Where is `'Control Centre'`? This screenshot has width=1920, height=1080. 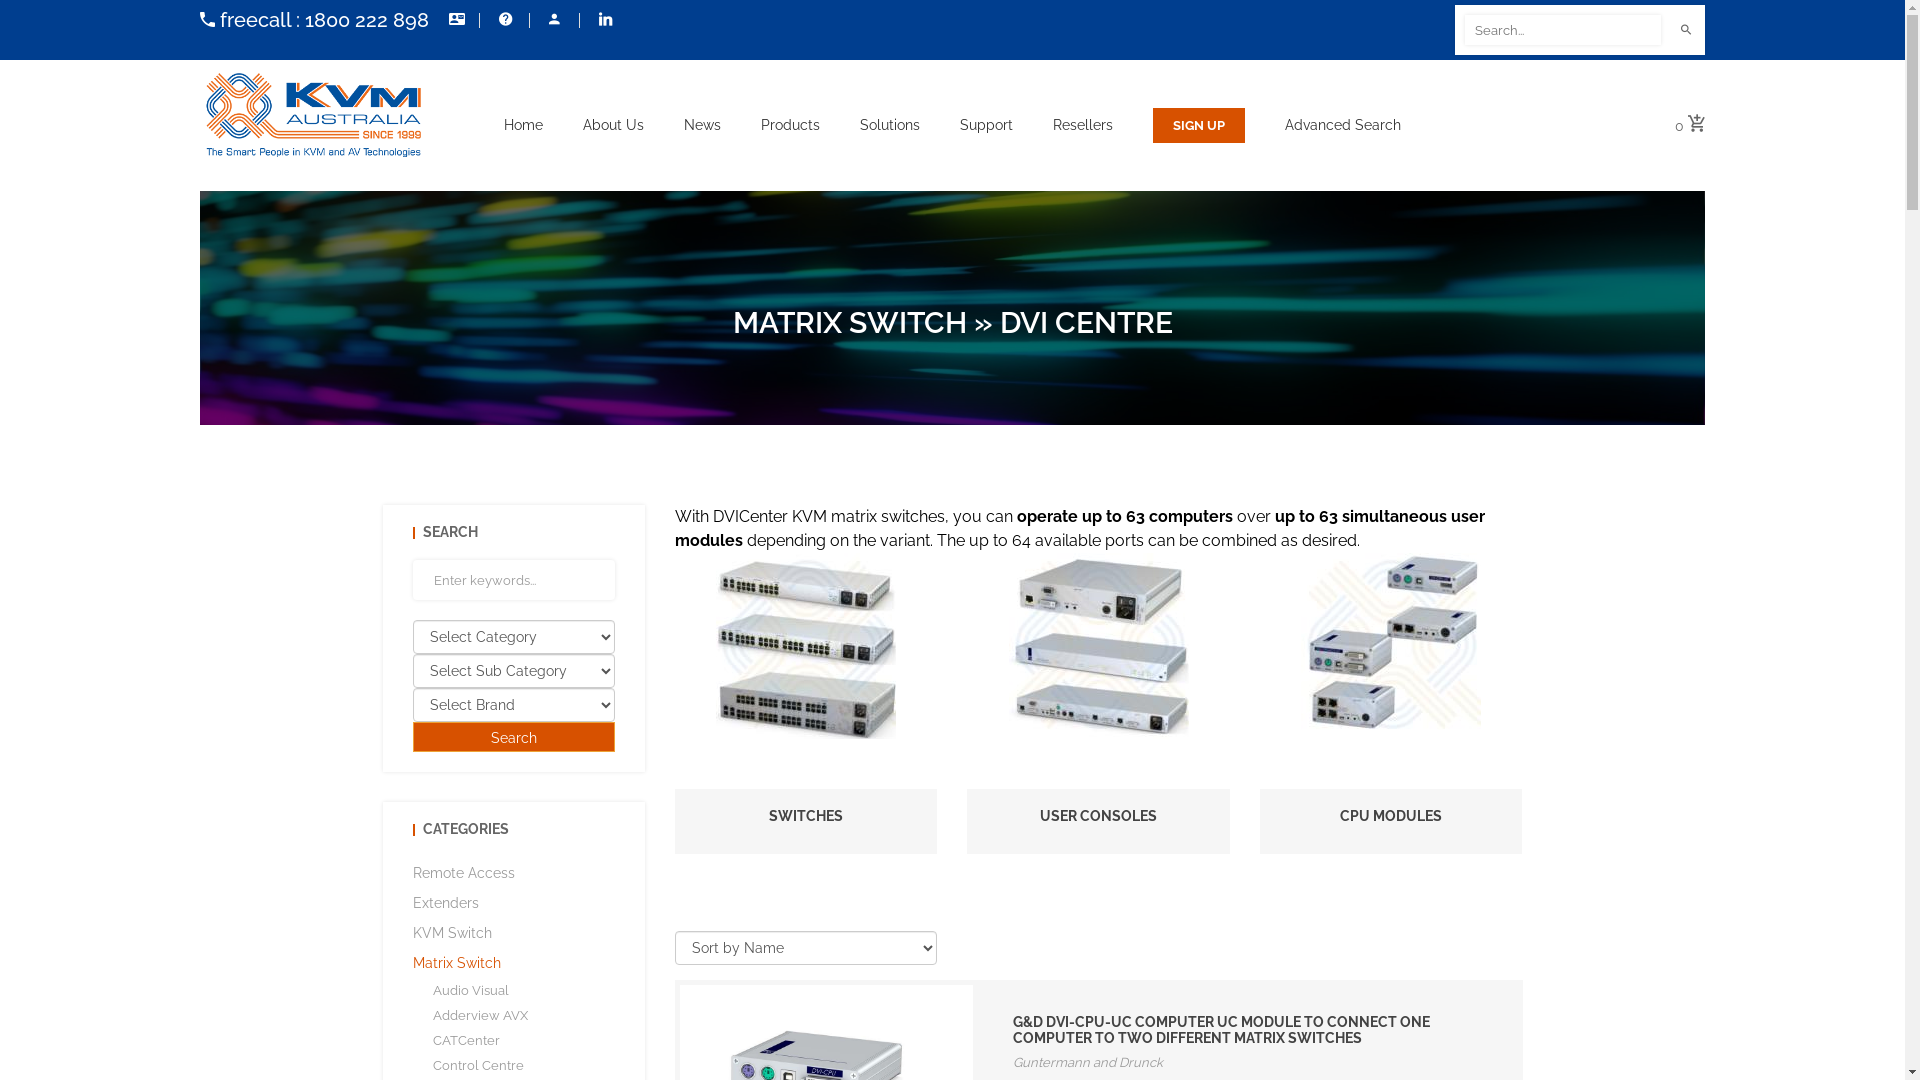
'Control Centre' is located at coordinates (431, 1064).